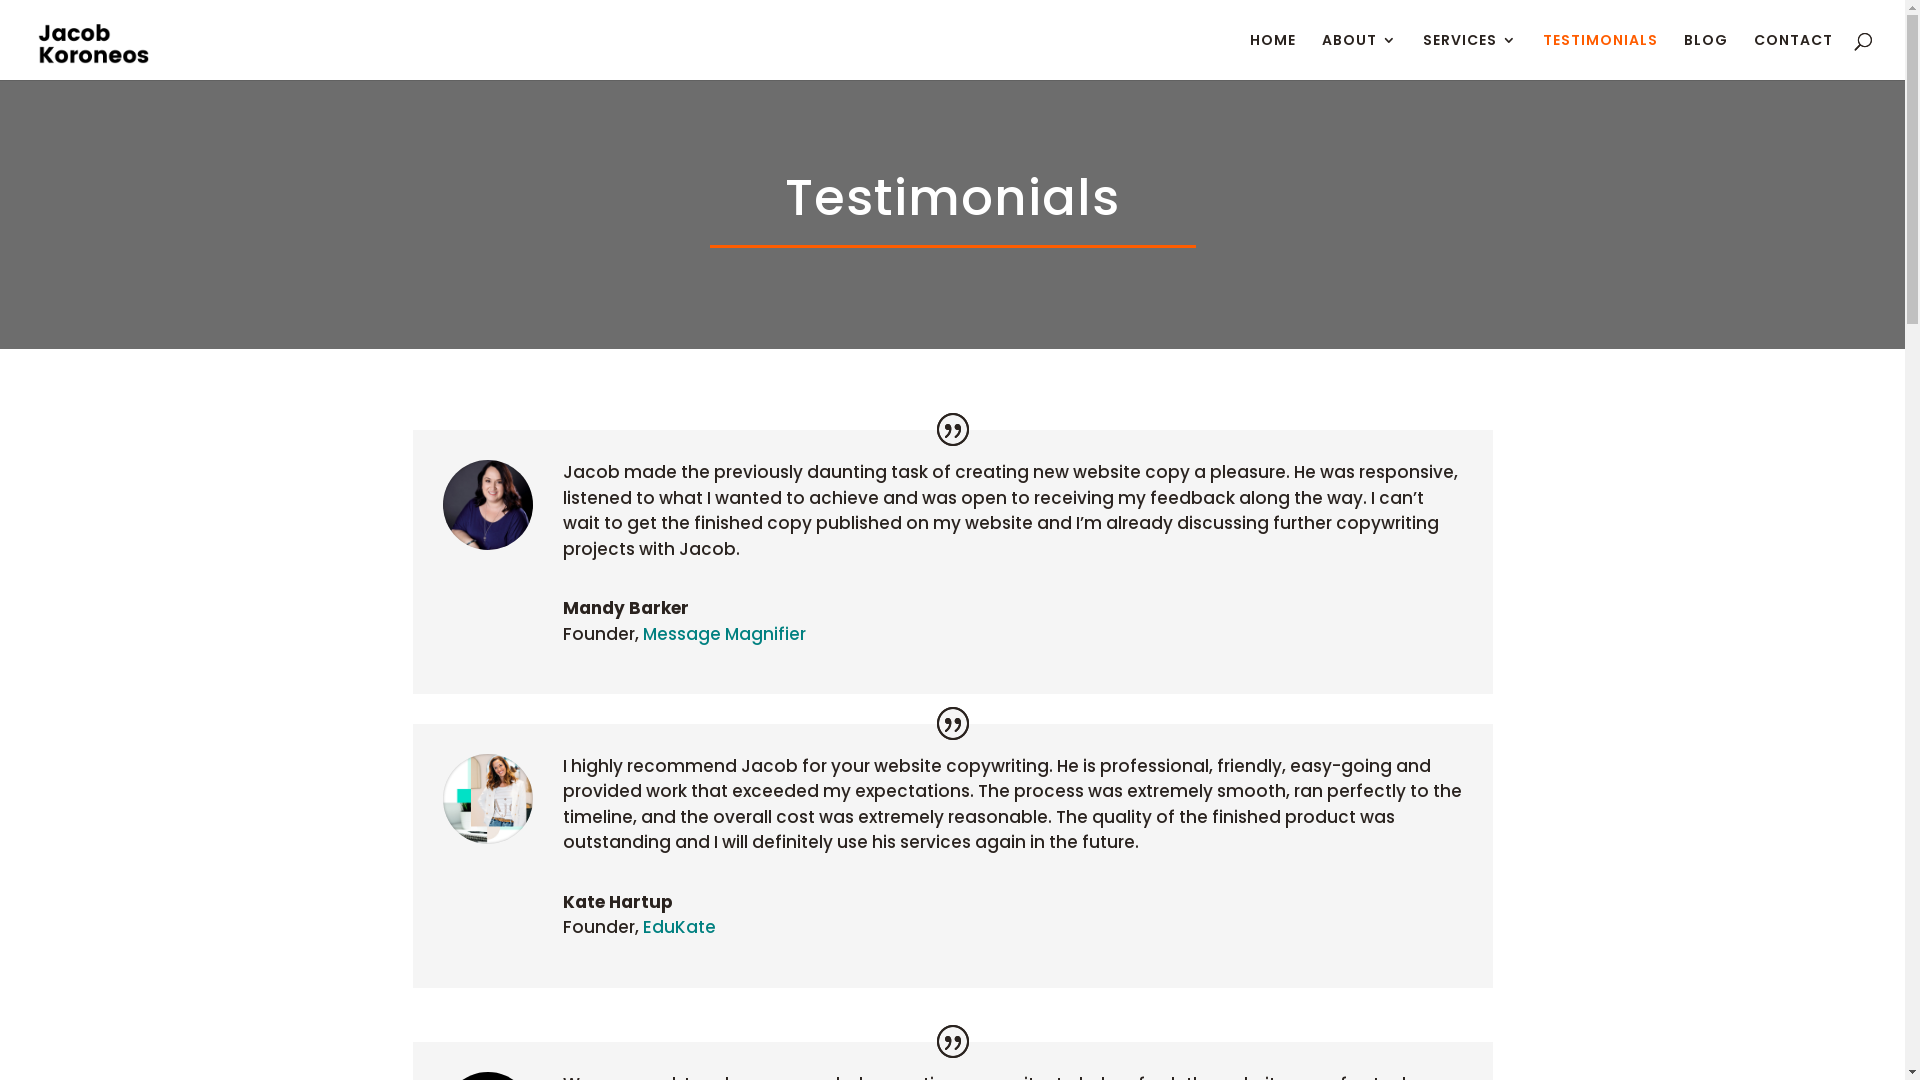 The width and height of the screenshot is (1920, 1080). I want to click on 'TESTIMONIALS', so click(1600, 55).